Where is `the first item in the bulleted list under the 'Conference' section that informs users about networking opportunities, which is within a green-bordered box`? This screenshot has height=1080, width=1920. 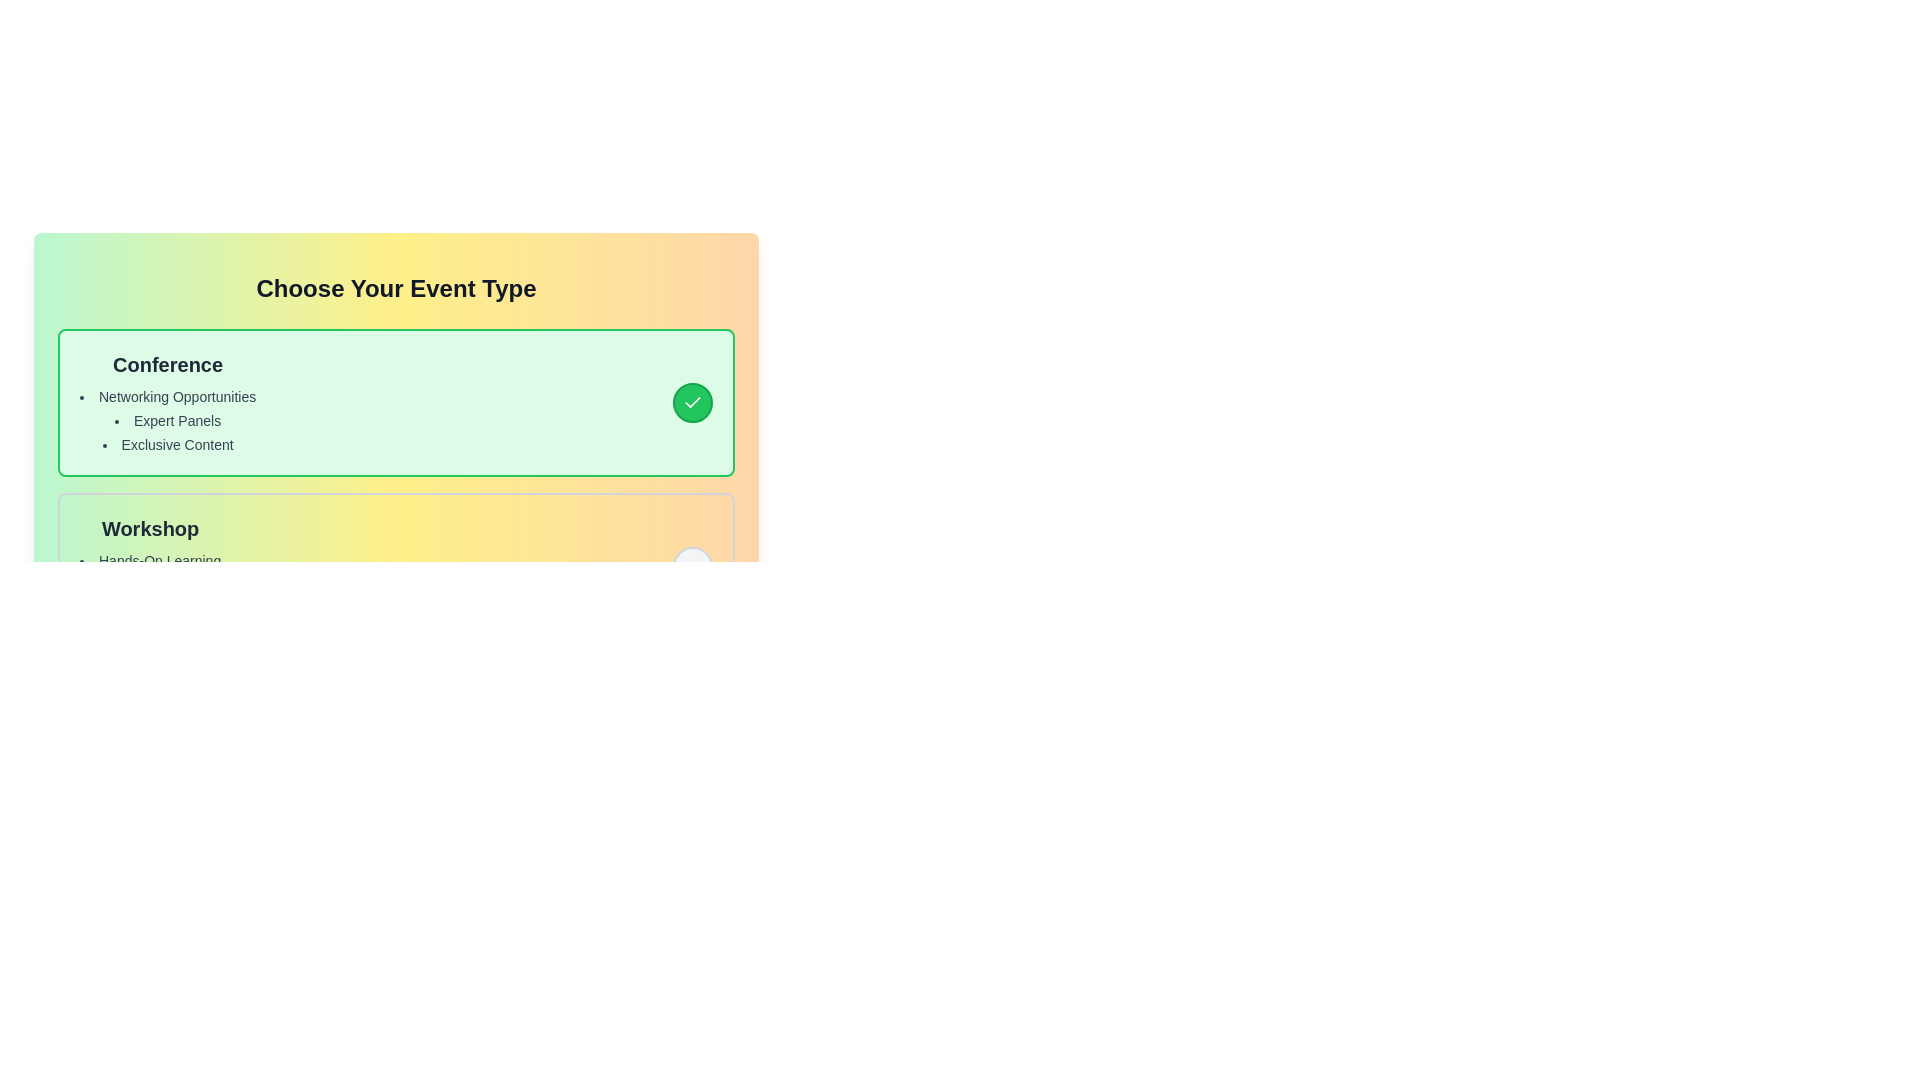
the first item in the bulleted list under the 'Conference' section that informs users about networking opportunities, which is within a green-bordered box is located at coordinates (168, 397).